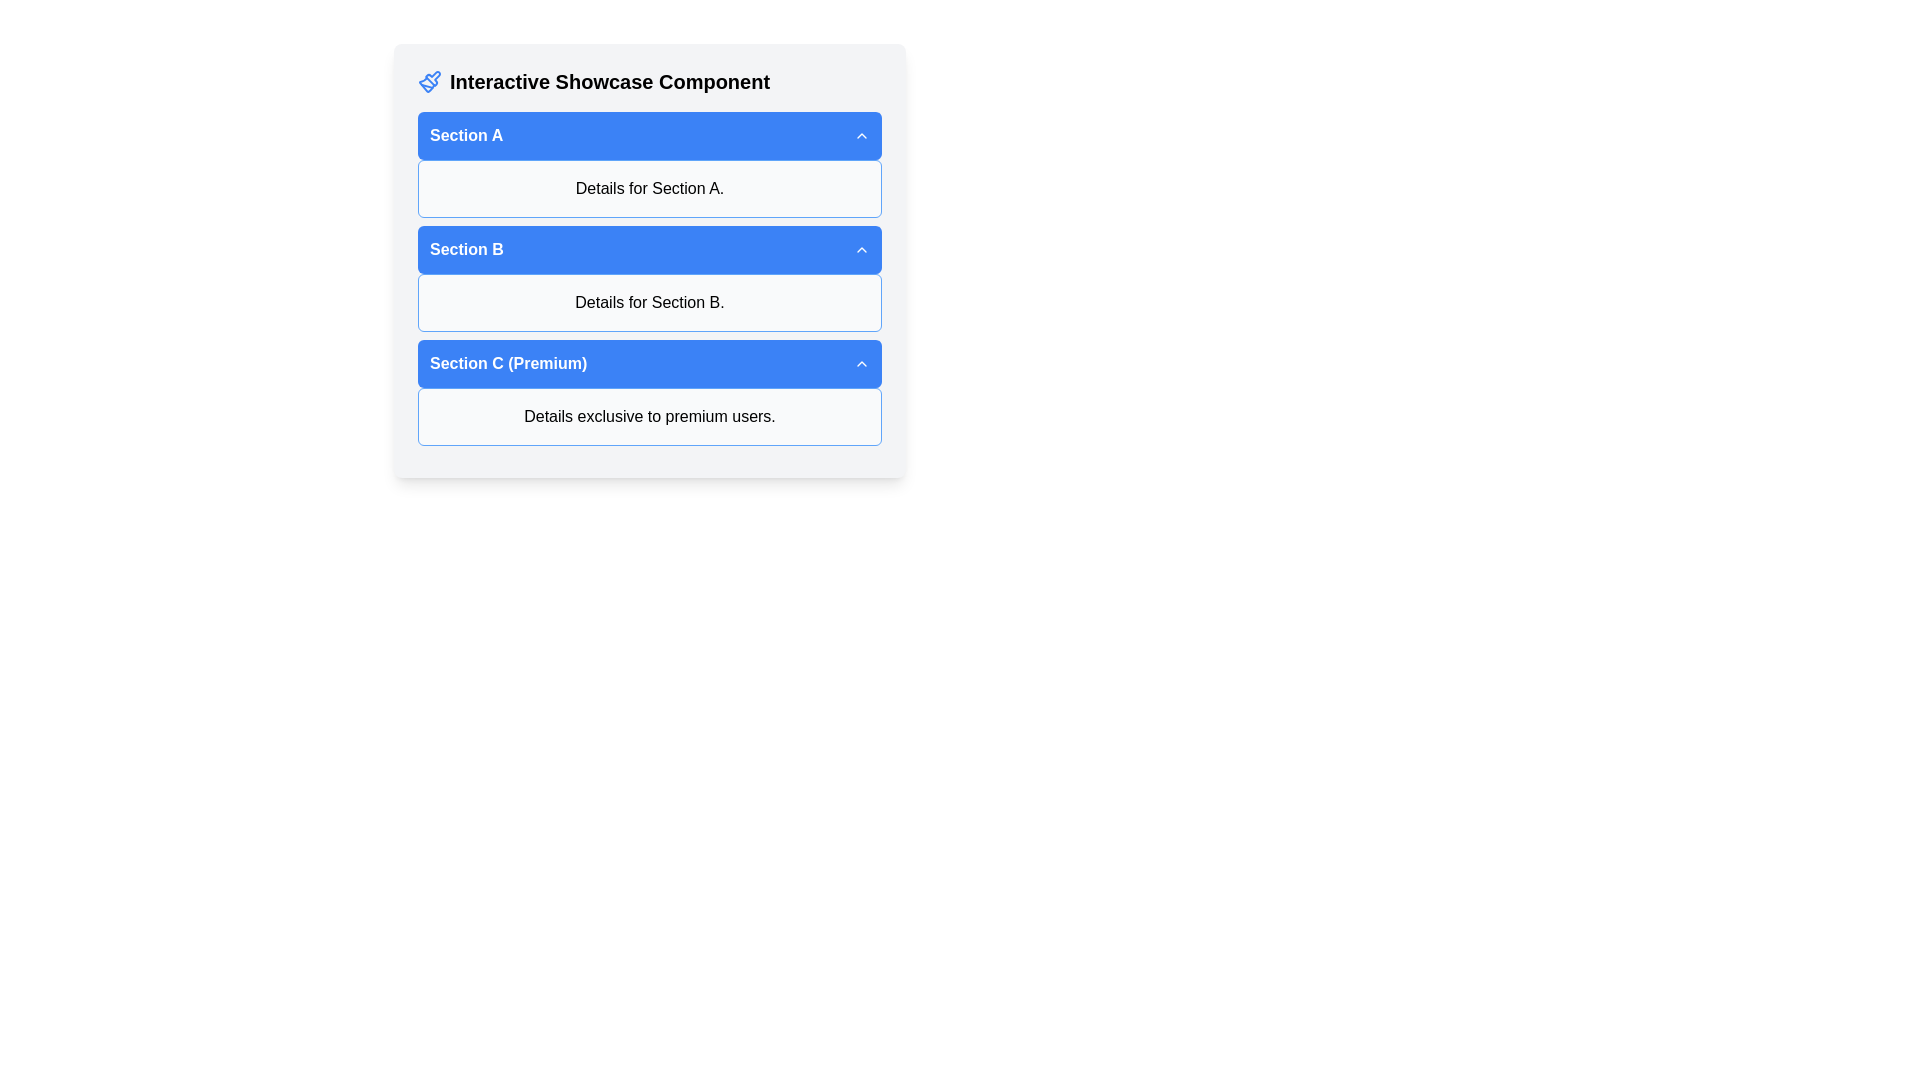 The height and width of the screenshot is (1080, 1920). What do you see at coordinates (465, 249) in the screenshot?
I see `the 'Section B' text label` at bounding box center [465, 249].